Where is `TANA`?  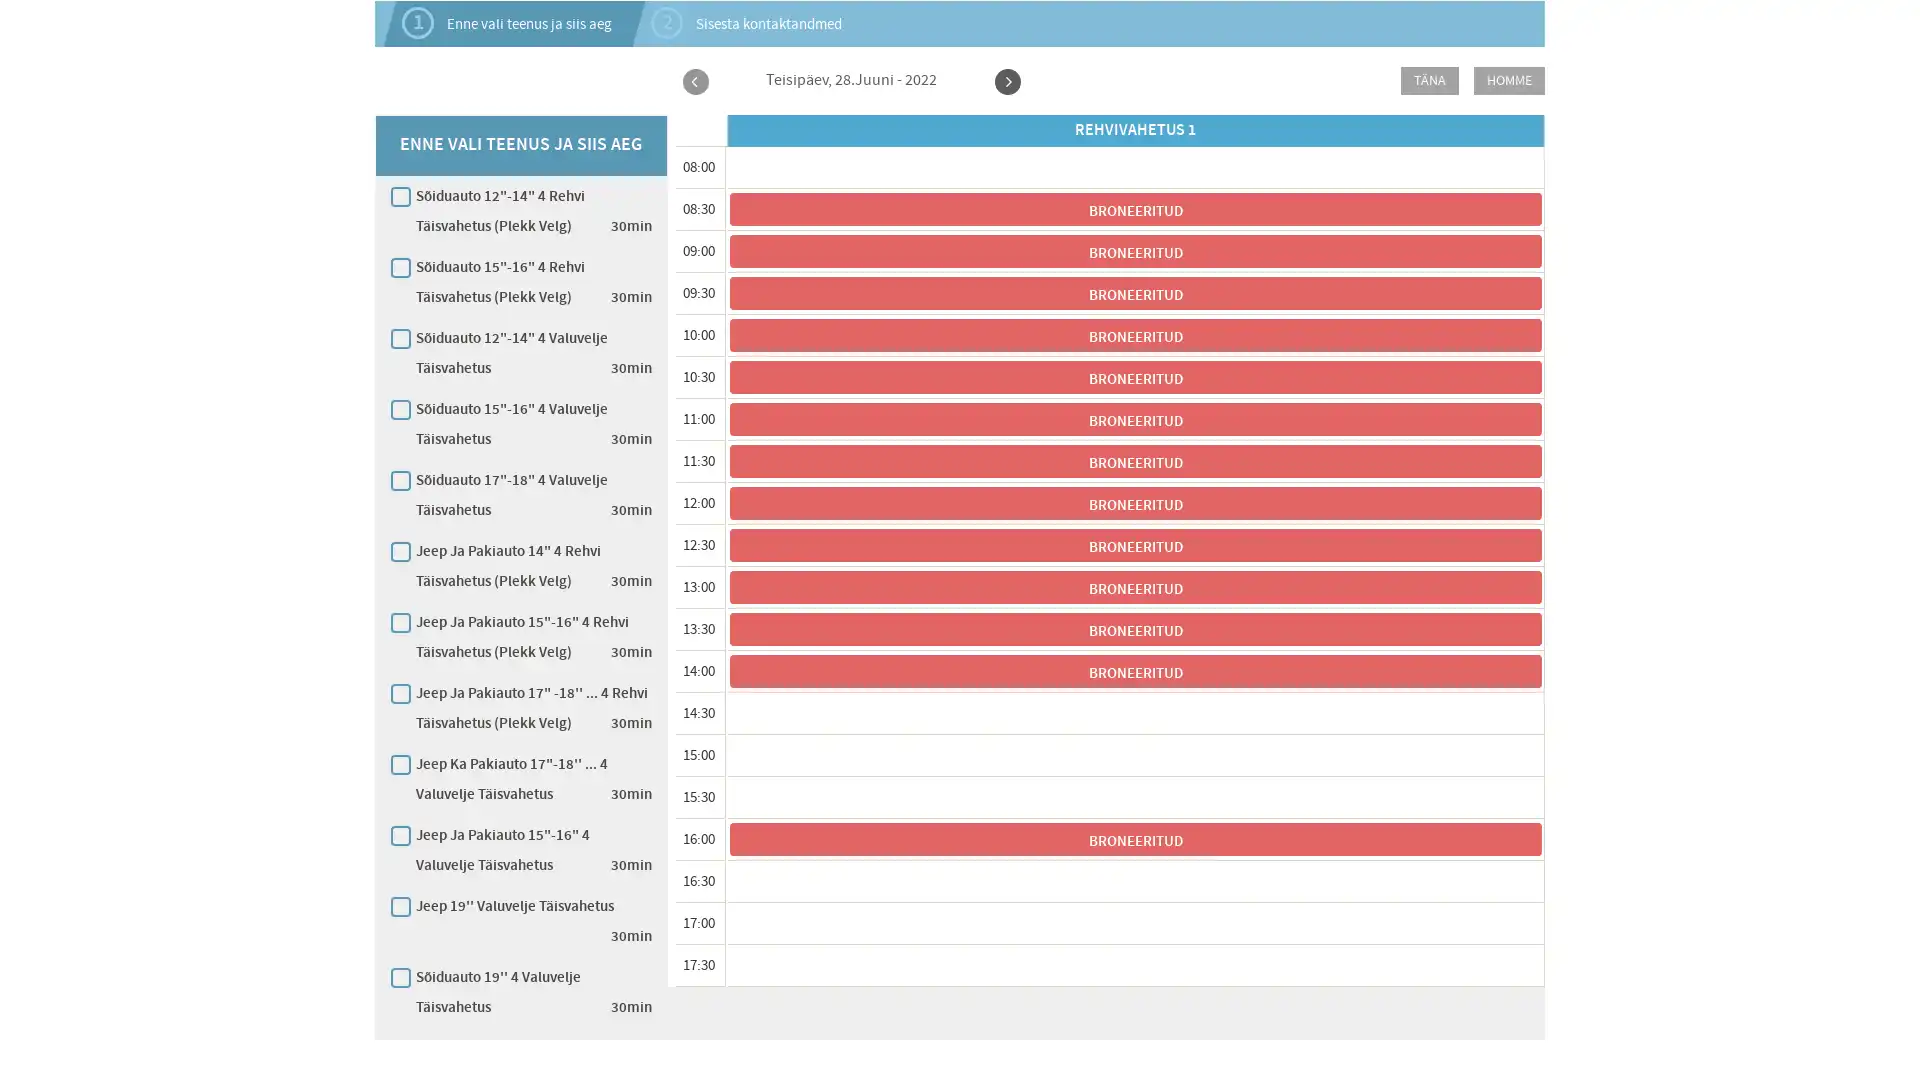
TANA is located at coordinates (1429, 80).